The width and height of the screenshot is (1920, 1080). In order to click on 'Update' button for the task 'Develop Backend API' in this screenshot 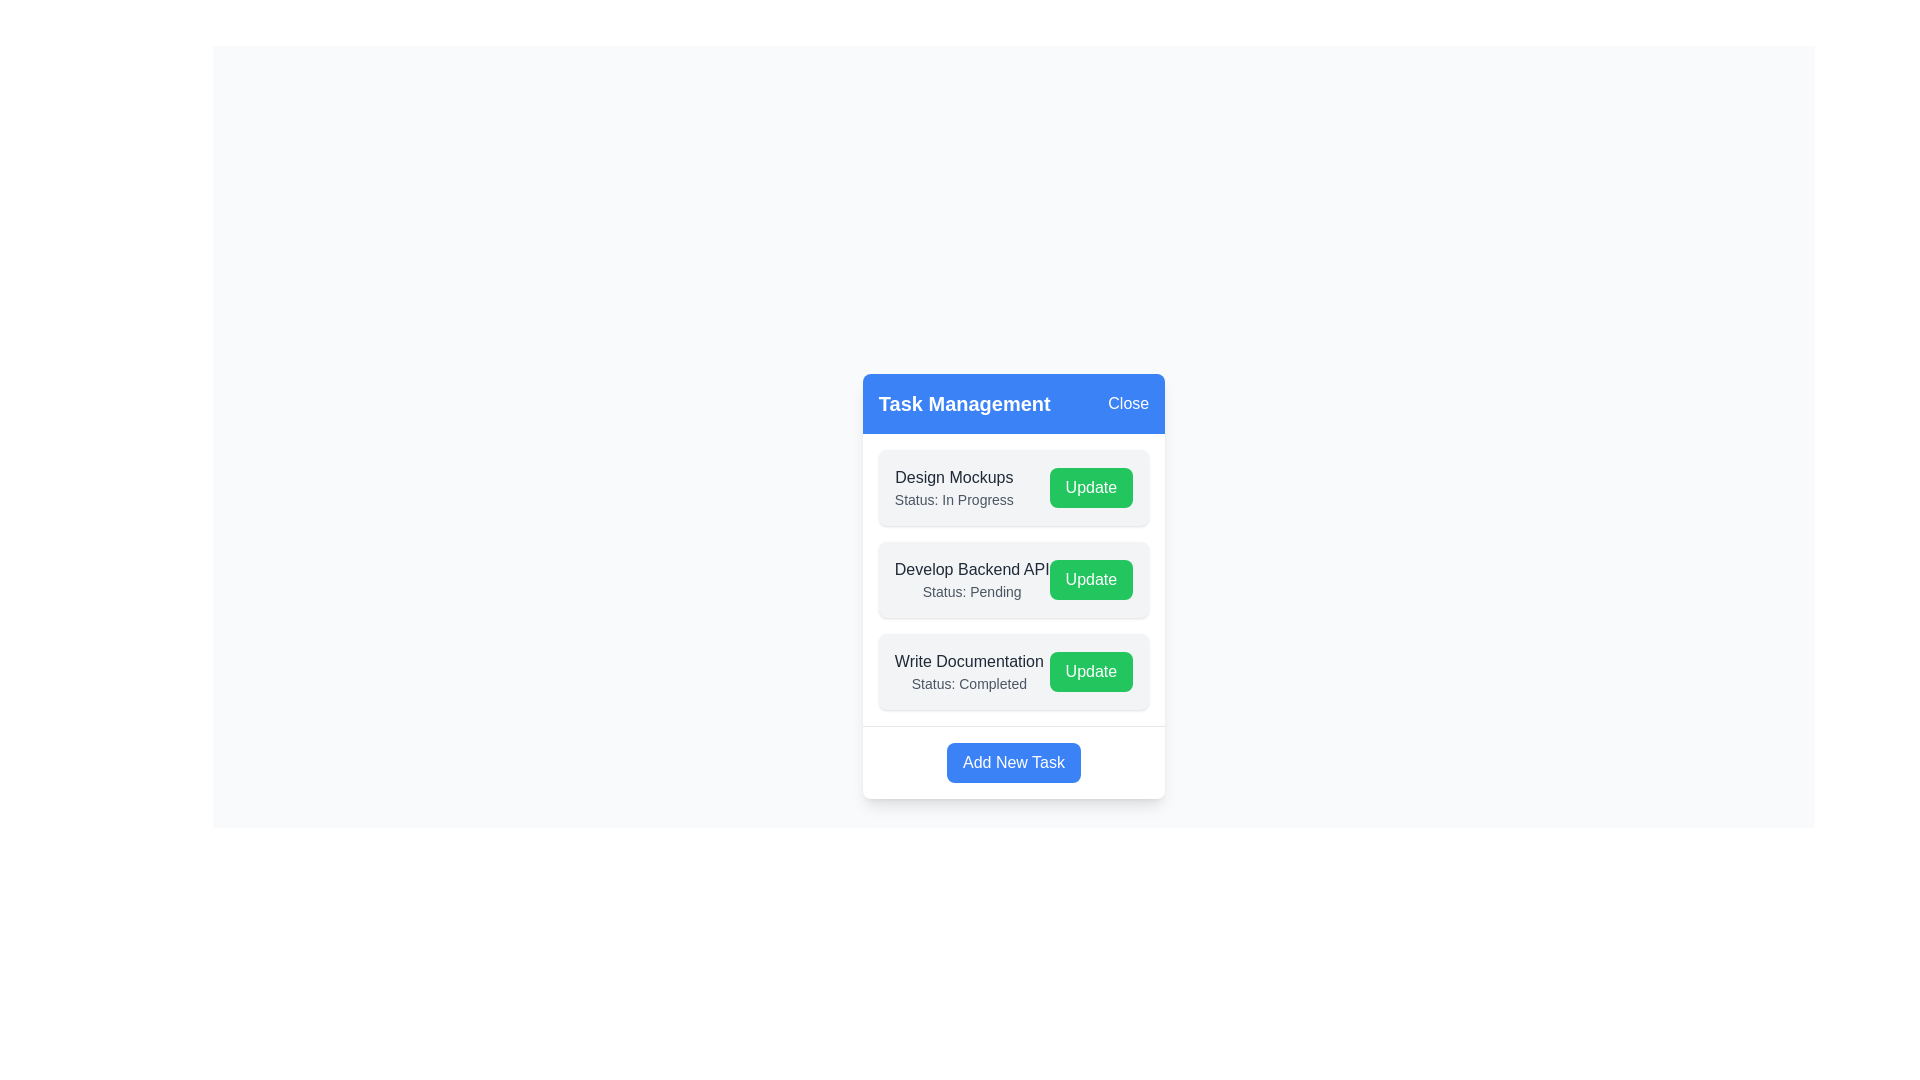, I will do `click(1090, 579)`.